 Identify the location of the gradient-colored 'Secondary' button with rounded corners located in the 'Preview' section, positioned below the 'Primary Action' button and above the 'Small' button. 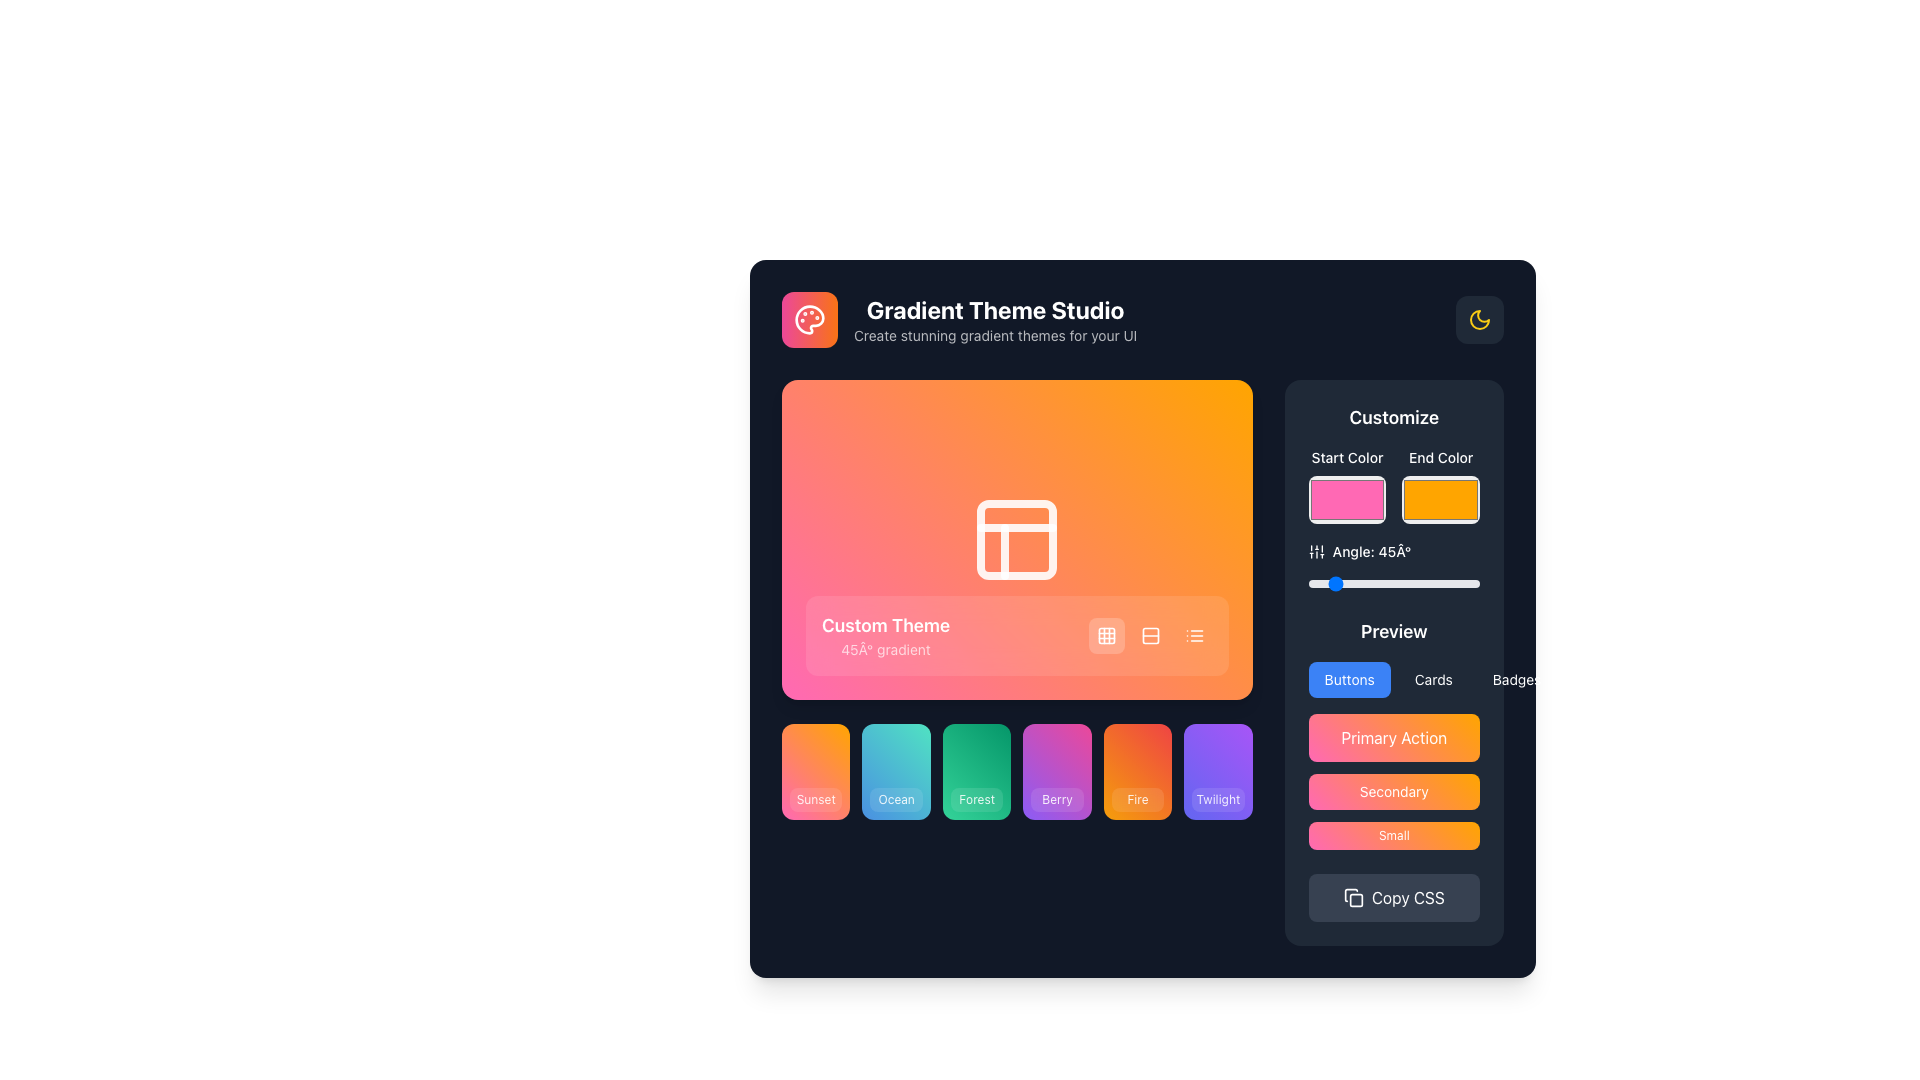
(1392, 781).